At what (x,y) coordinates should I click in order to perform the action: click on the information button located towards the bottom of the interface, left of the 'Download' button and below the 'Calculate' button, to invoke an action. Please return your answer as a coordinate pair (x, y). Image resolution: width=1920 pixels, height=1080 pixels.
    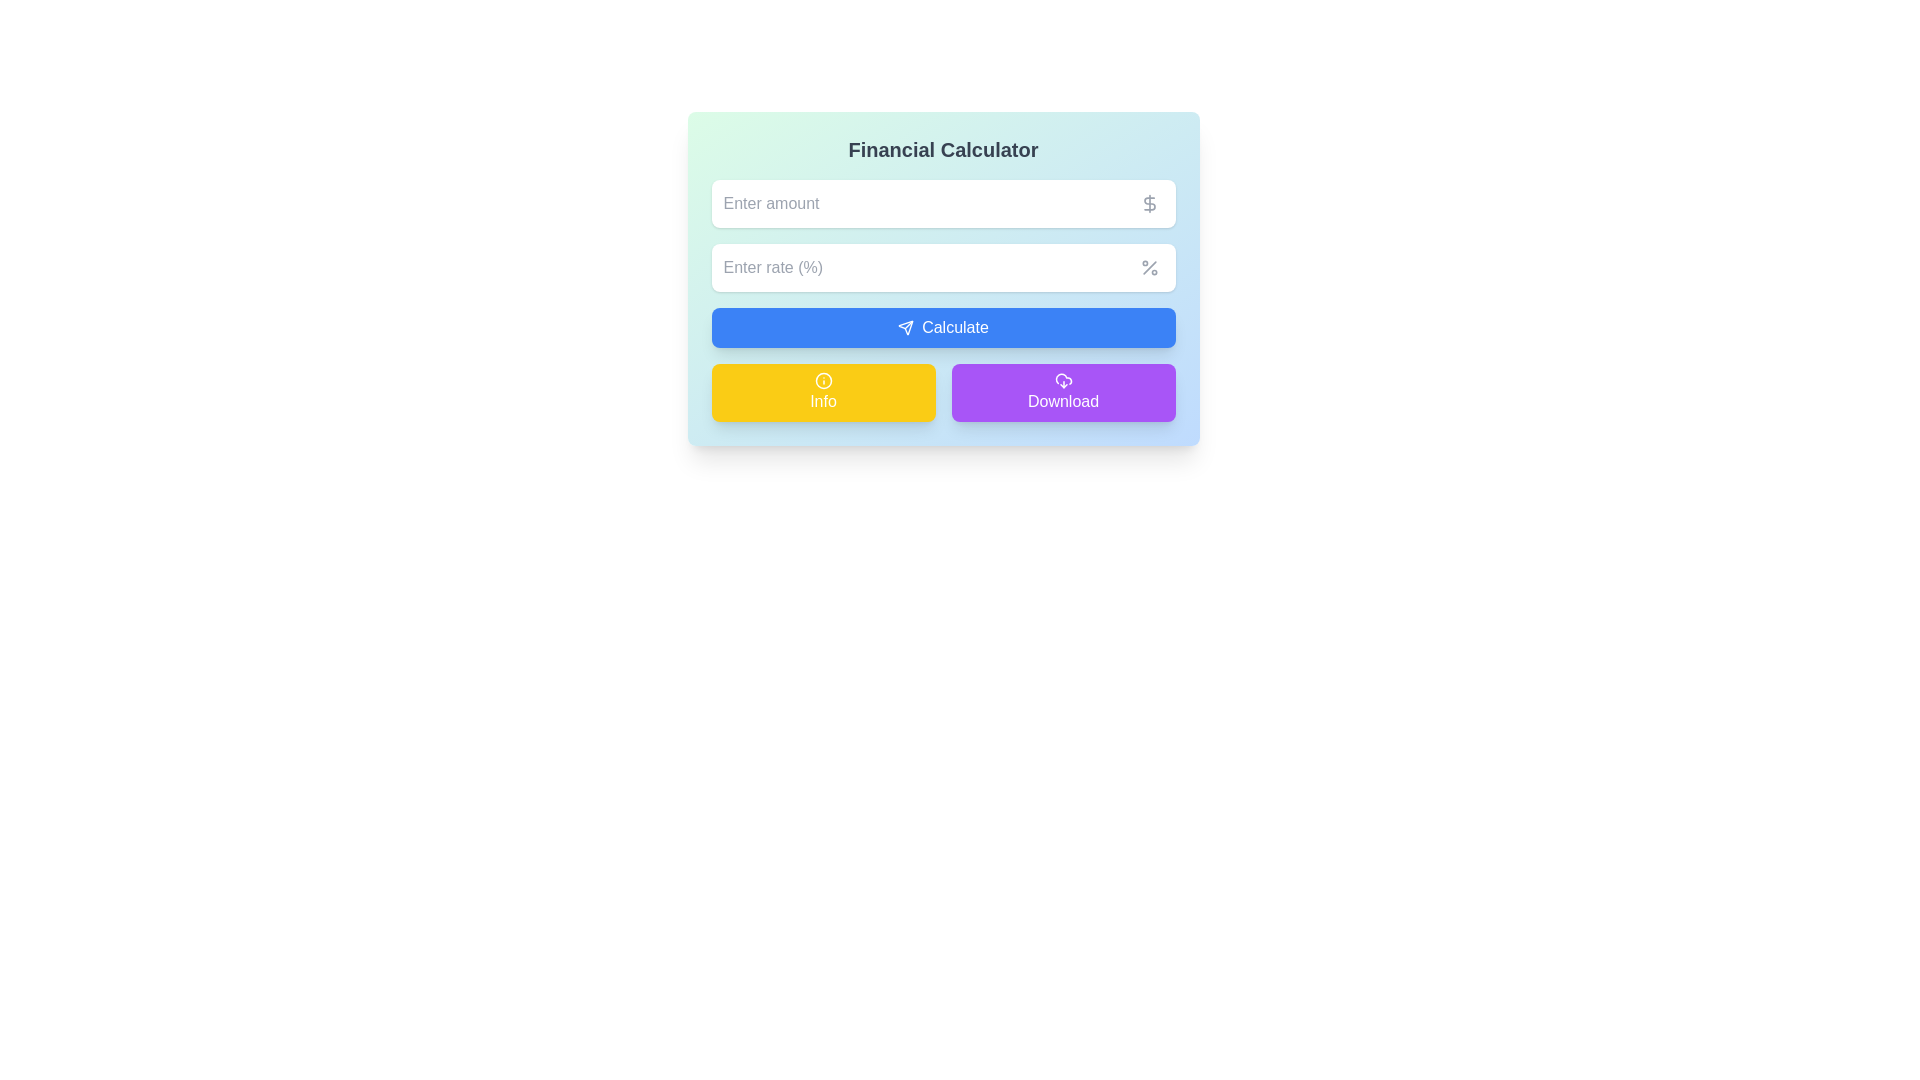
    Looking at the image, I should click on (823, 393).